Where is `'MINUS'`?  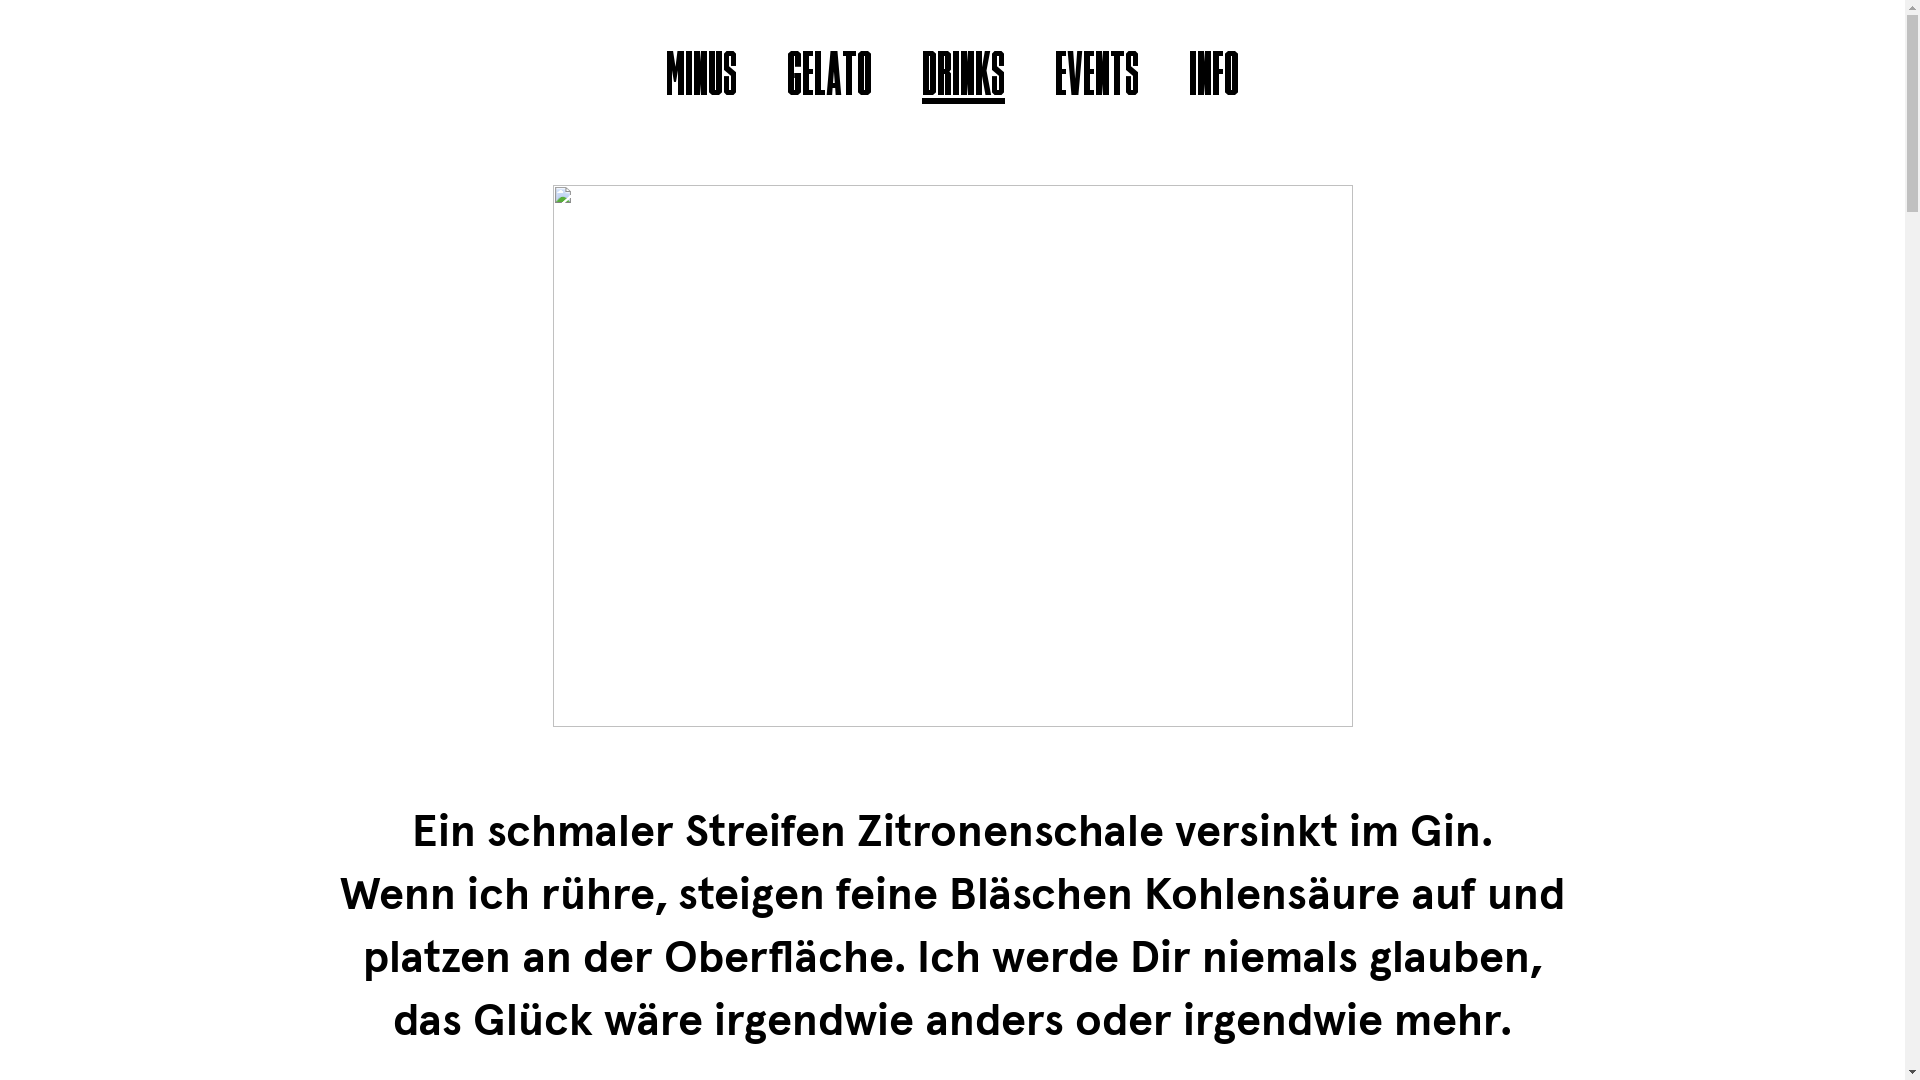 'MINUS' is located at coordinates (701, 79).